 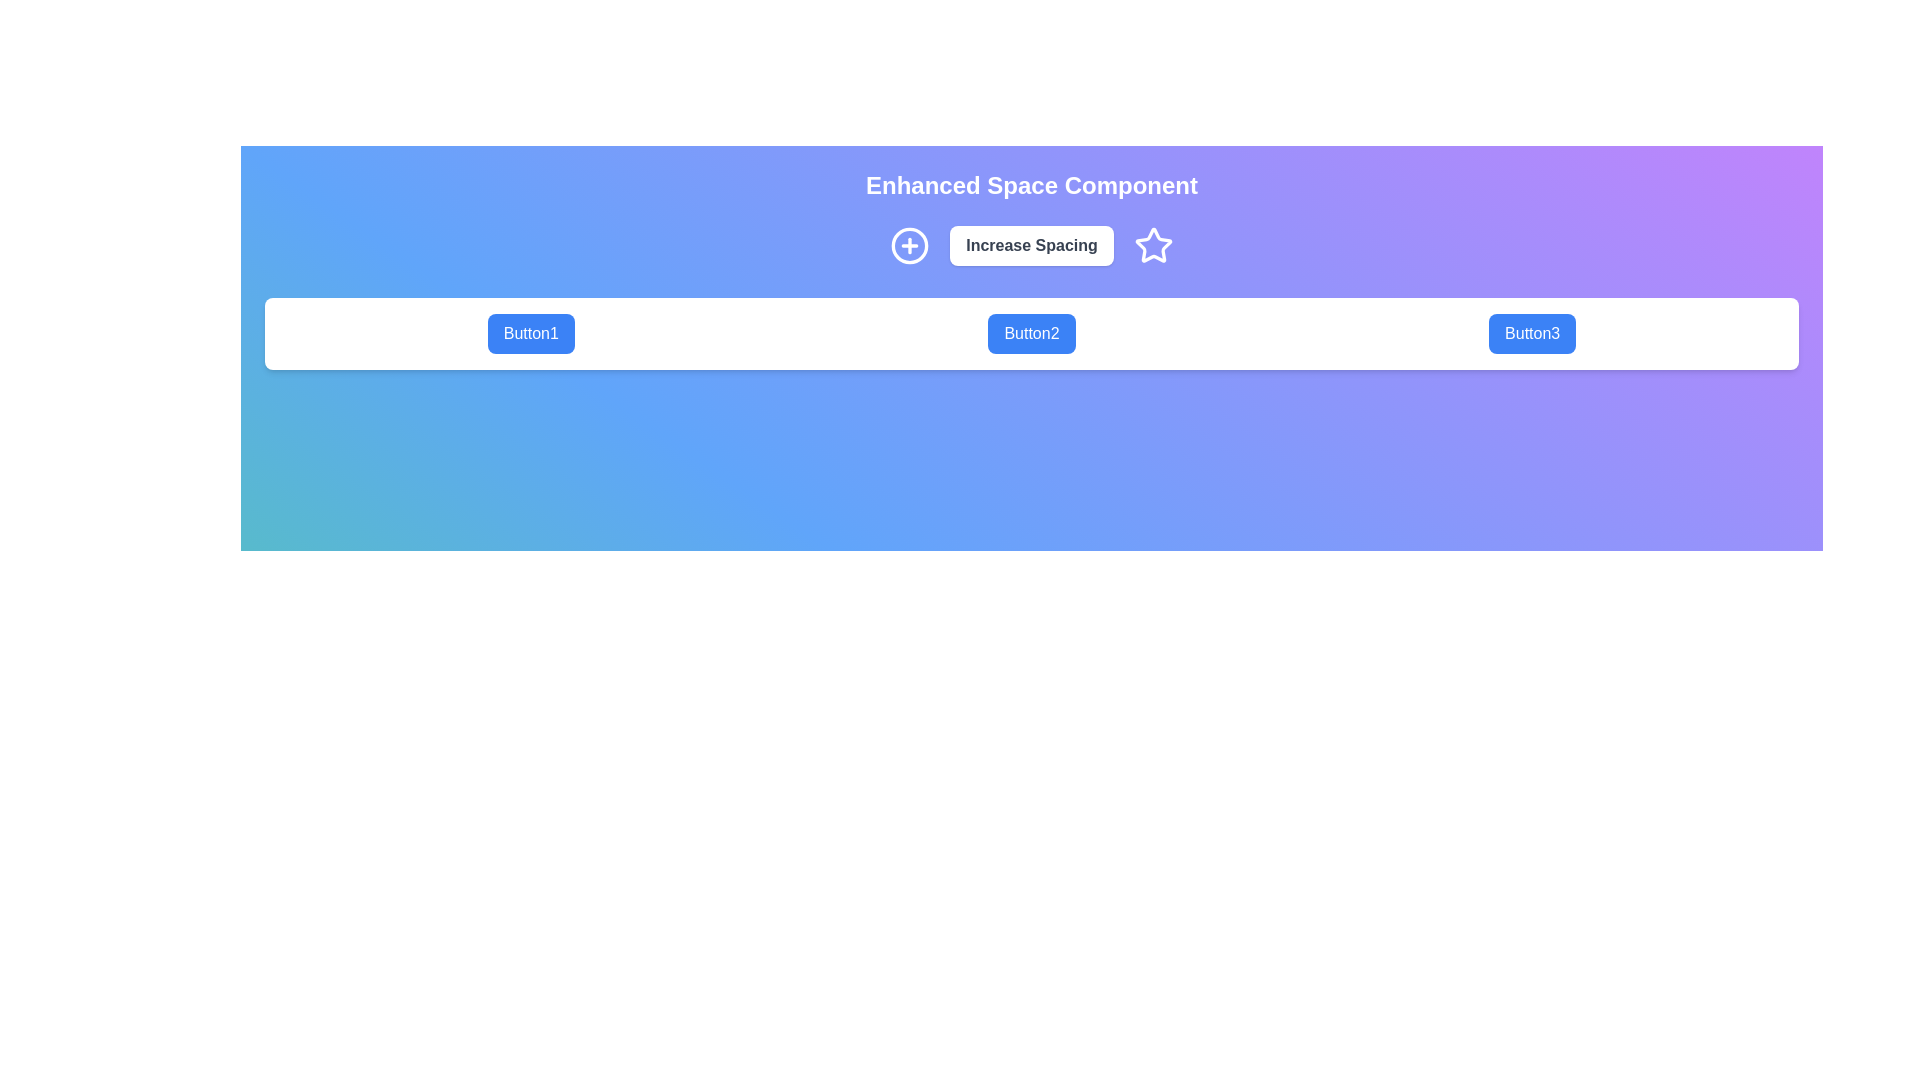 I want to click on the button labeled 'Button3' with white text on a blue background, so click(x=1531, y=333).